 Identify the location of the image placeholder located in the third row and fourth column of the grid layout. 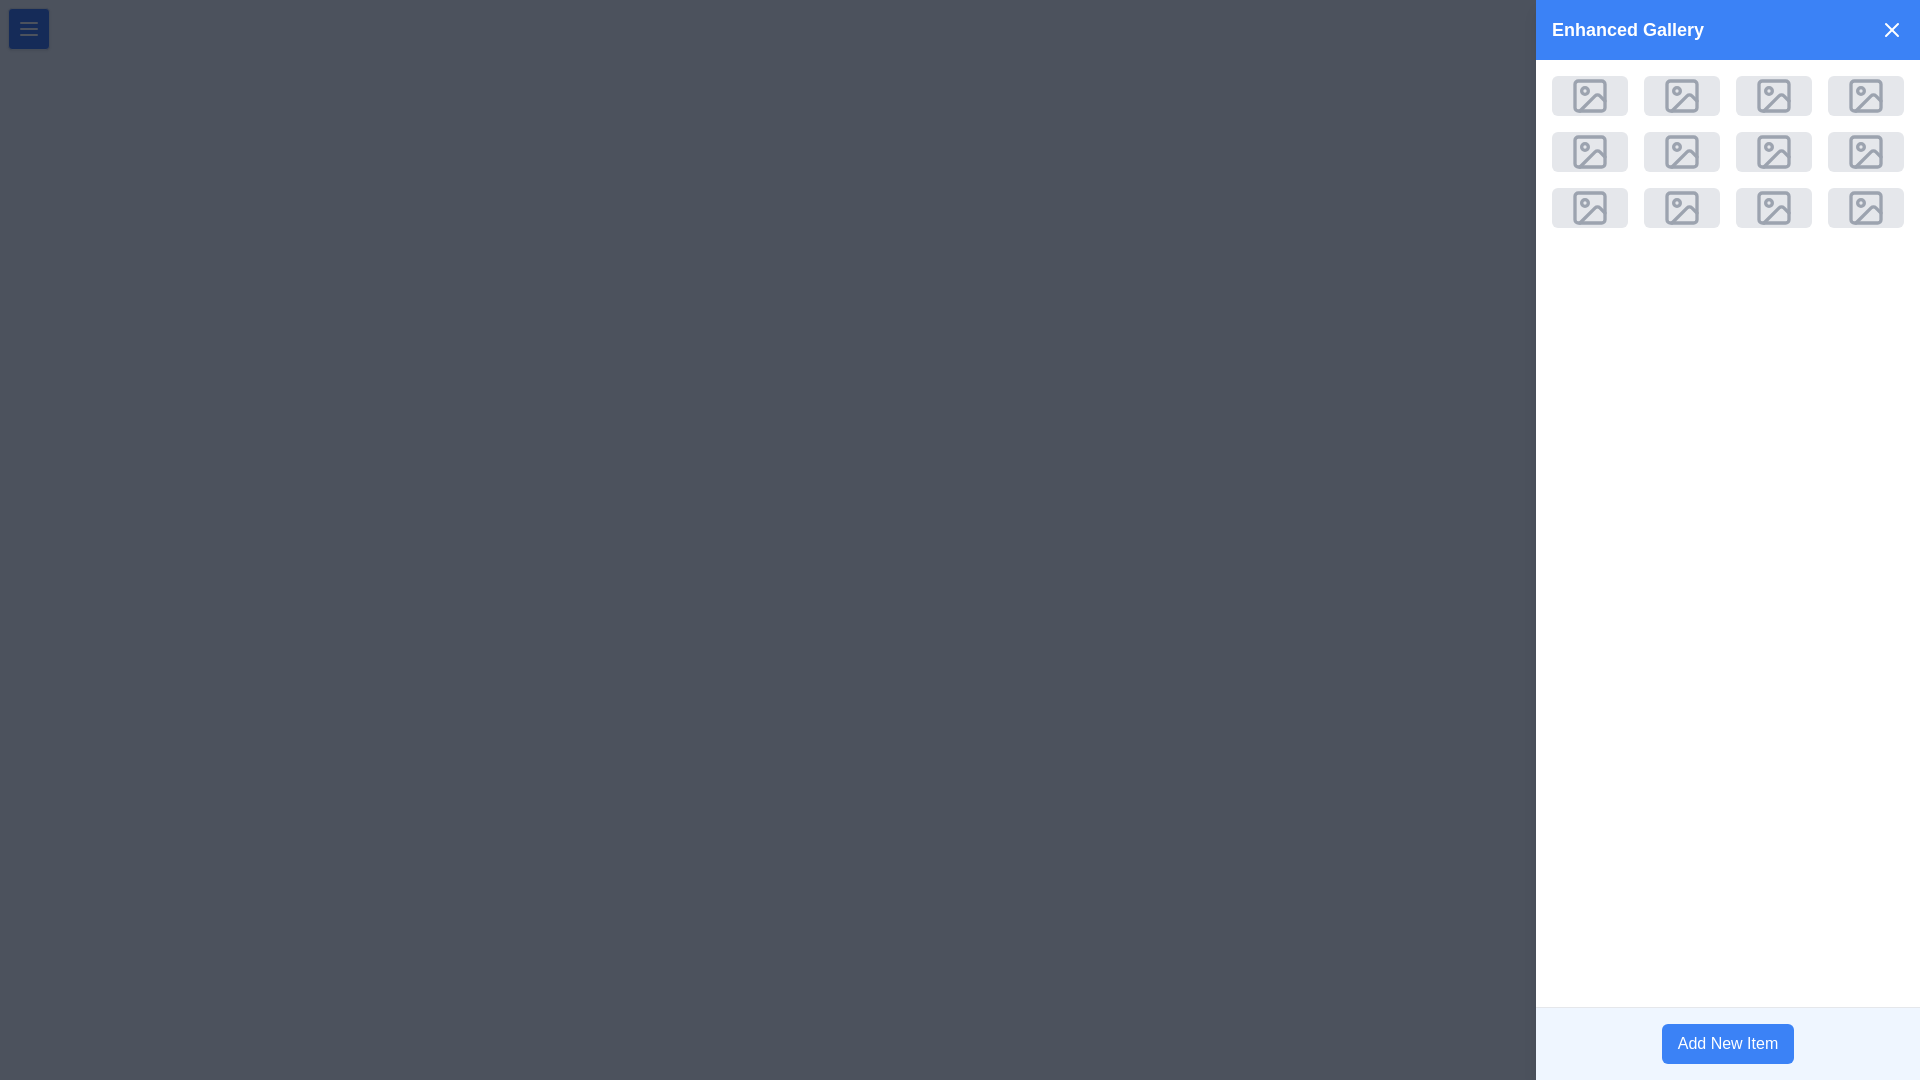
(1865, 150).